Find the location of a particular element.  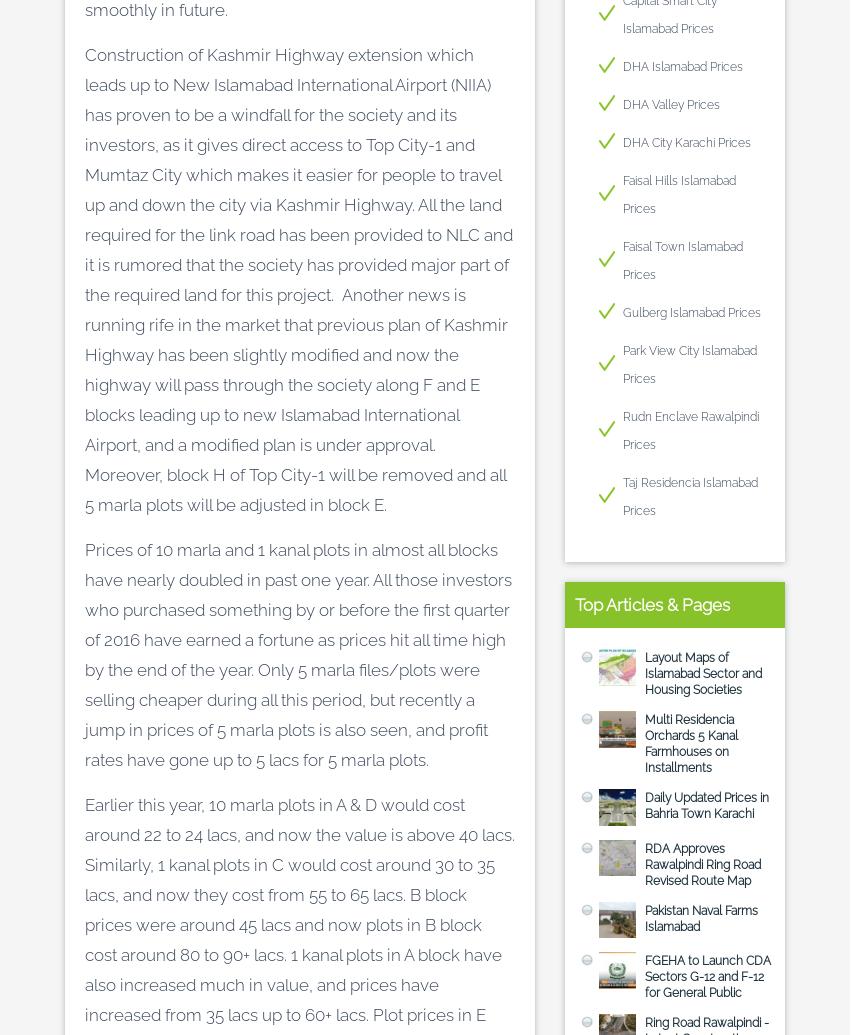

'Top Articles & Pages' is located at coordinates (652, 603).